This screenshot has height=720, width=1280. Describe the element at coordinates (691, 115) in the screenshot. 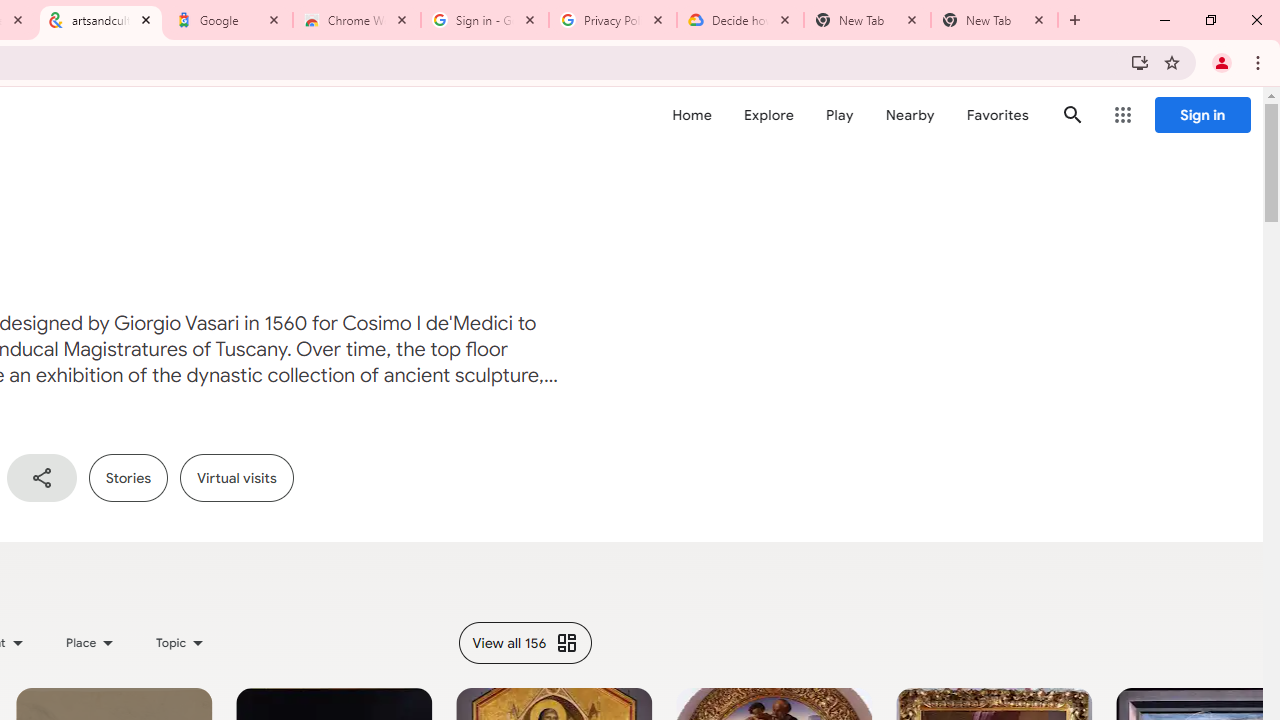

I see `'Home'` at that location.